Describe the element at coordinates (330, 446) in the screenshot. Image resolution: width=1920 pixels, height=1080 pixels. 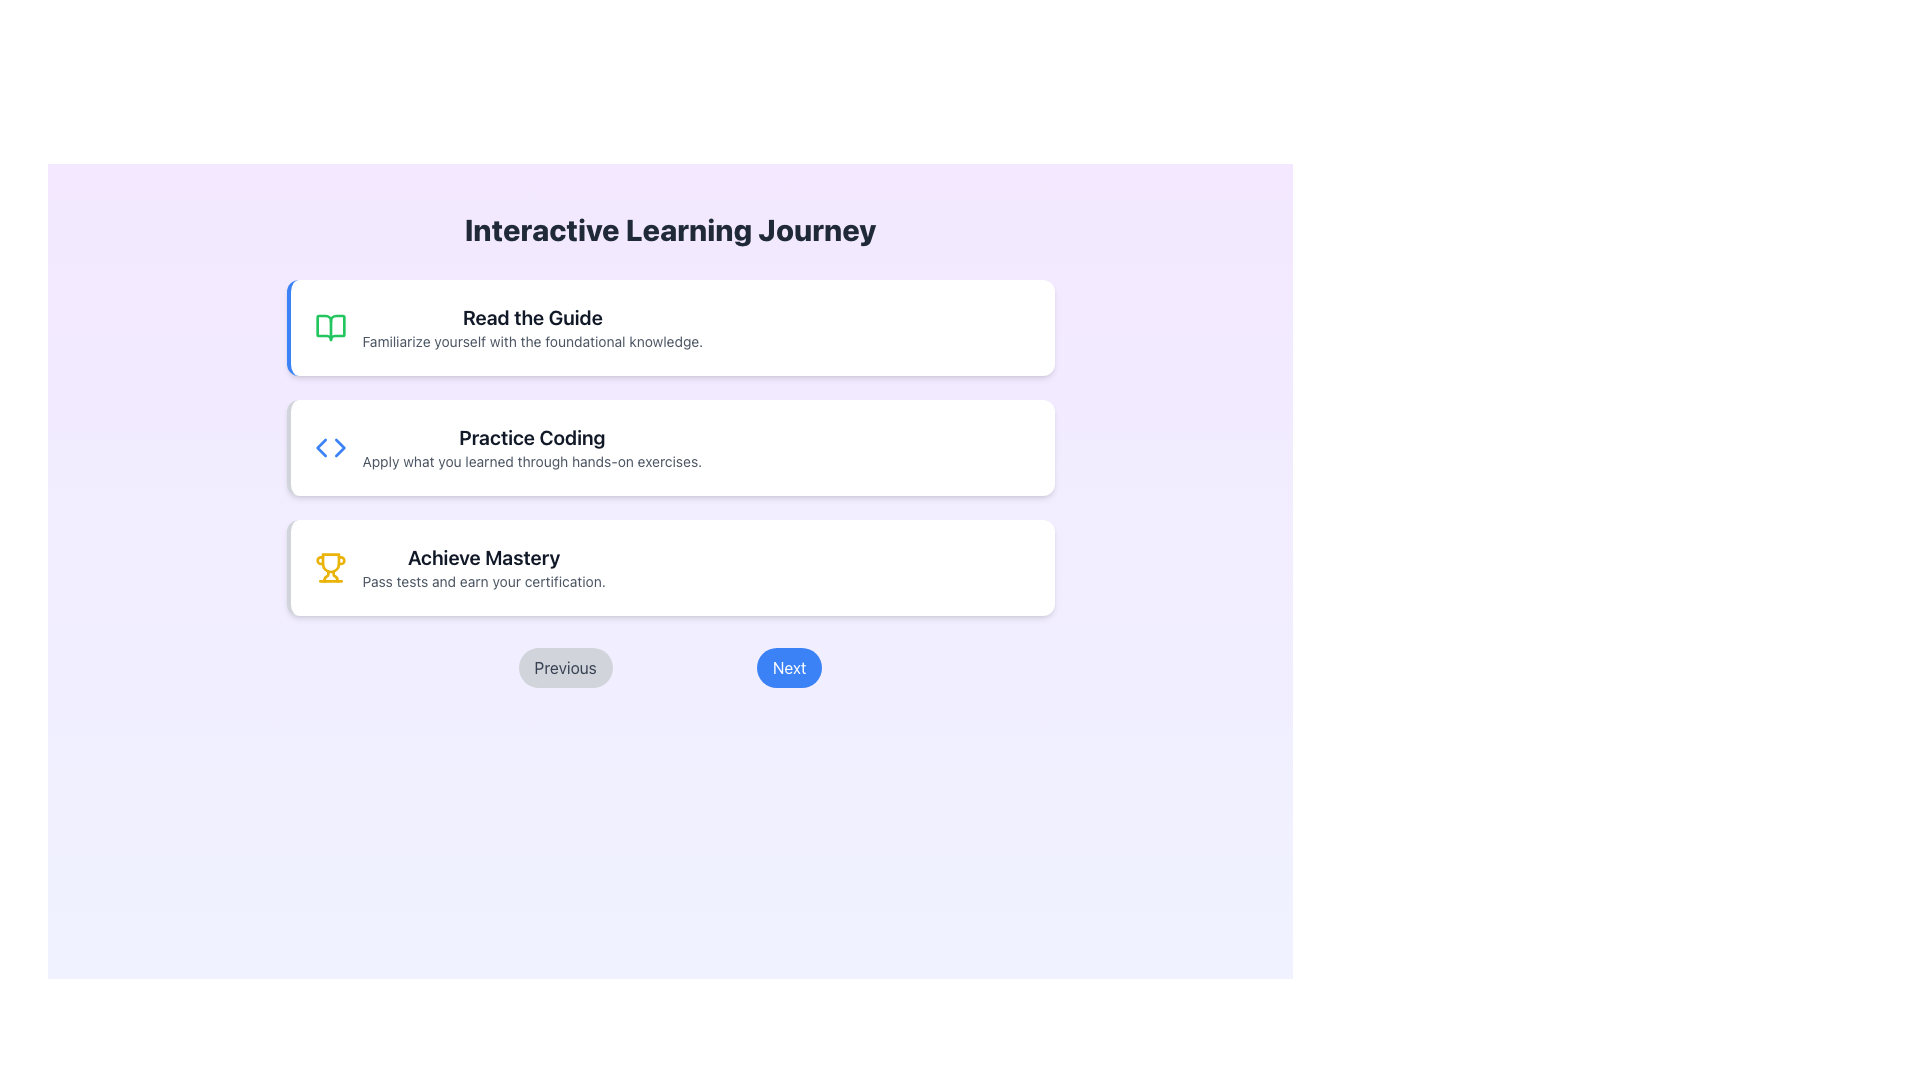
I see `the SVG Icon representing coding within the 'Practice Coding' card, which emphasizes the related textual content` at that location.